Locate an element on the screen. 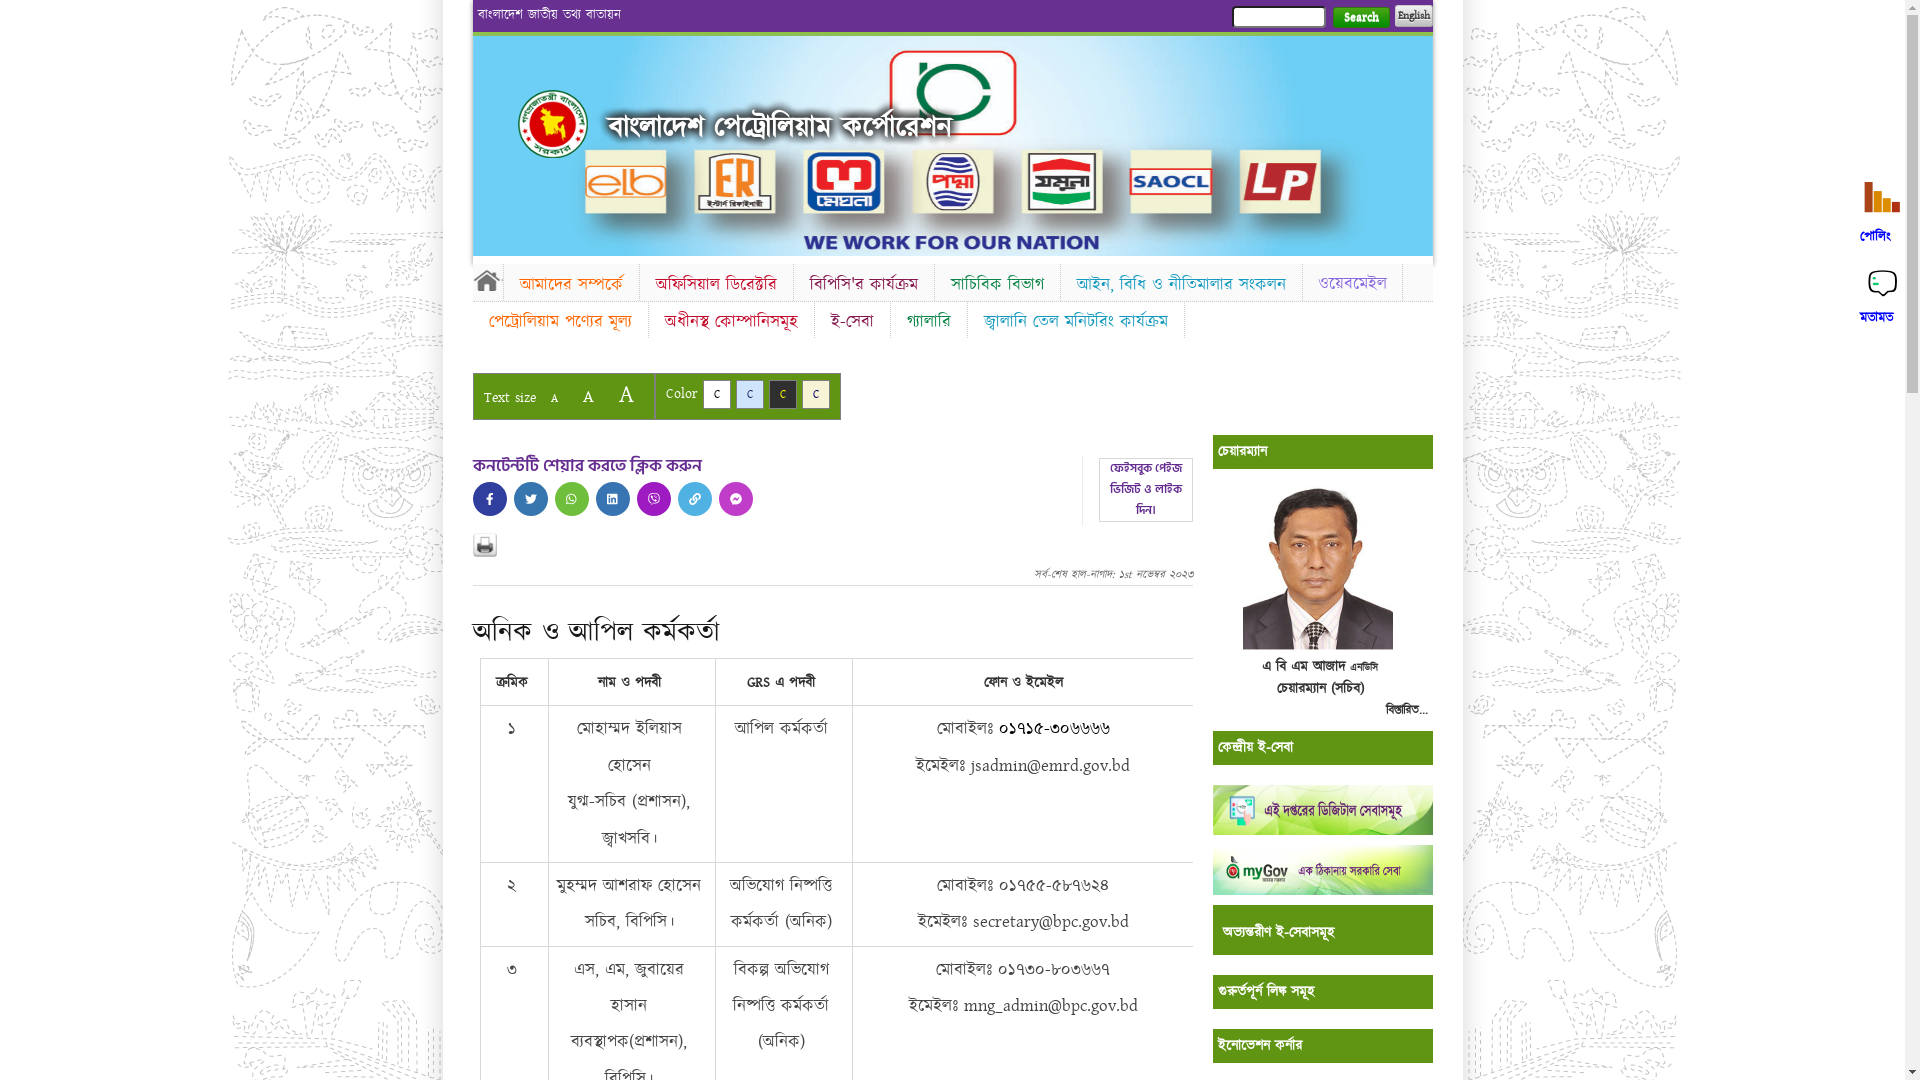  'A' is located at coordinates (586, 396).